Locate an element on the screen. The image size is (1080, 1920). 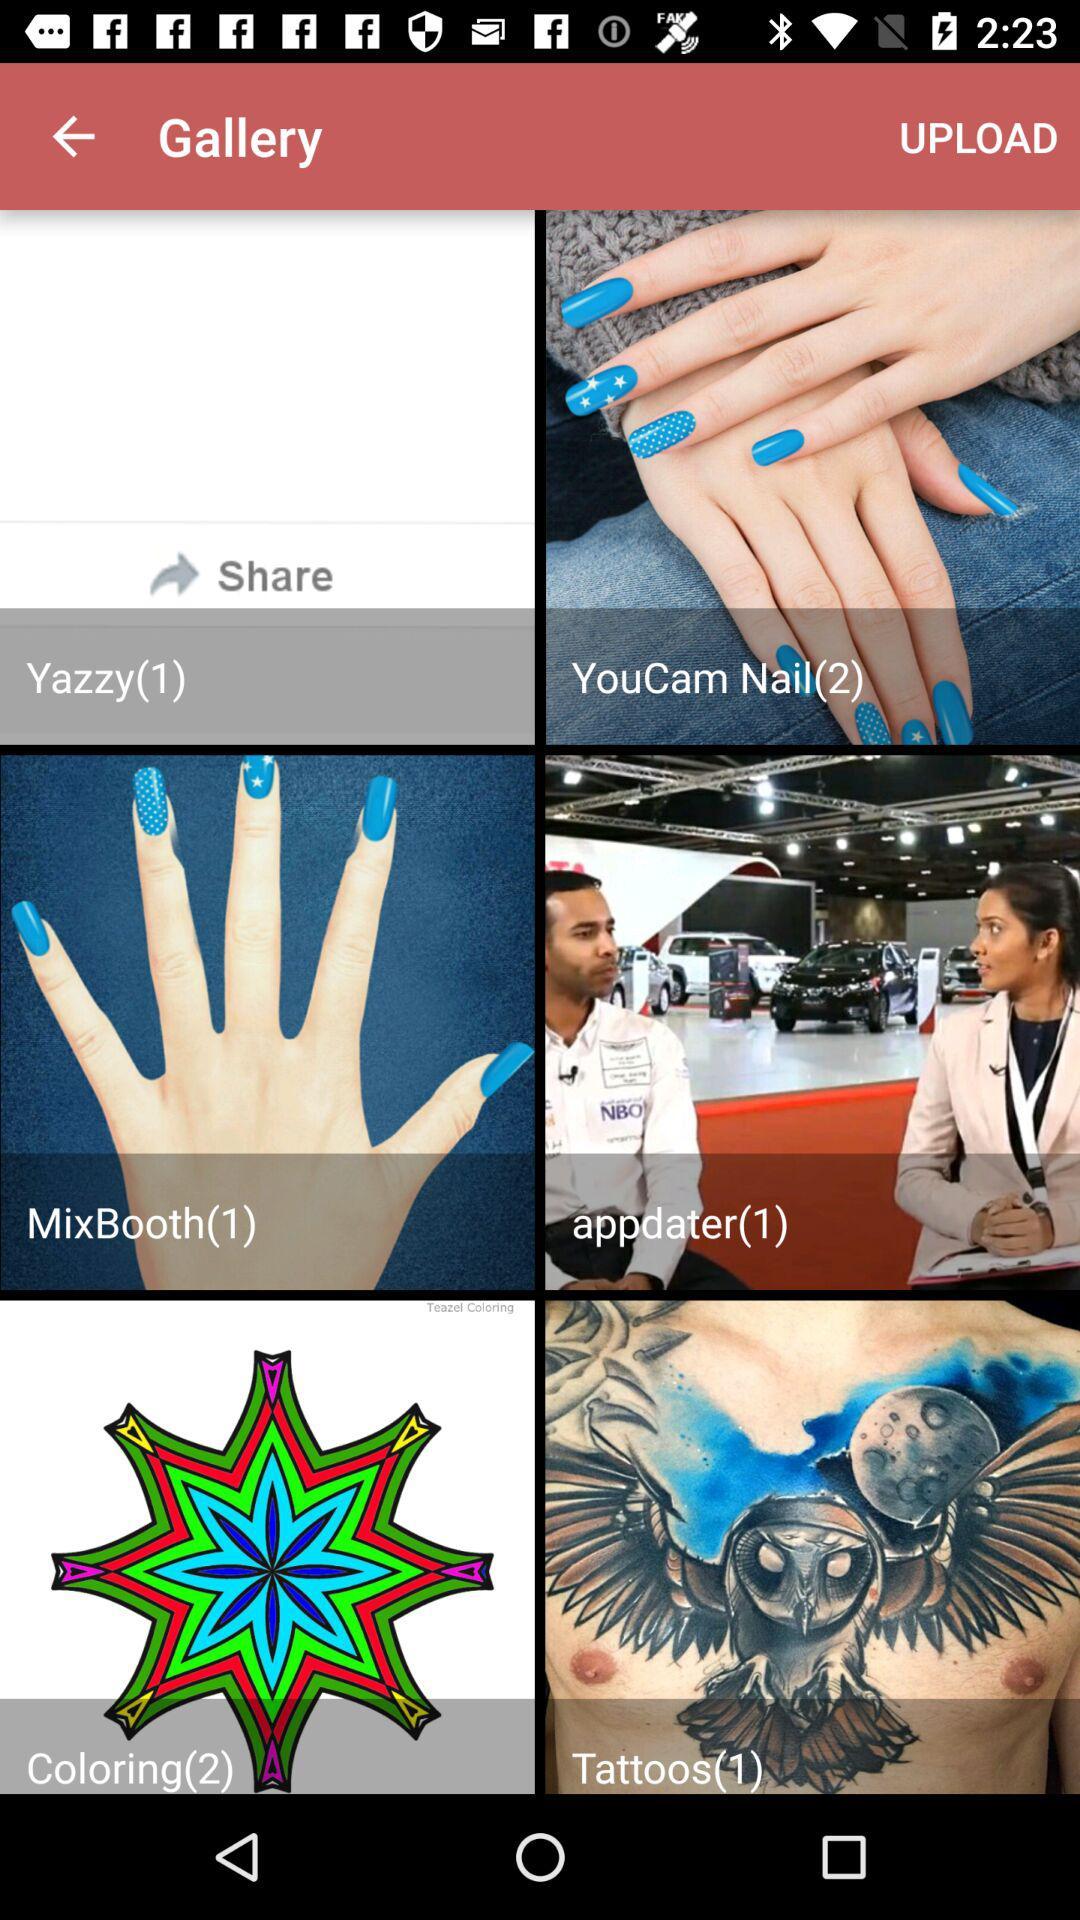
album is located at coordinates (266, 1546).